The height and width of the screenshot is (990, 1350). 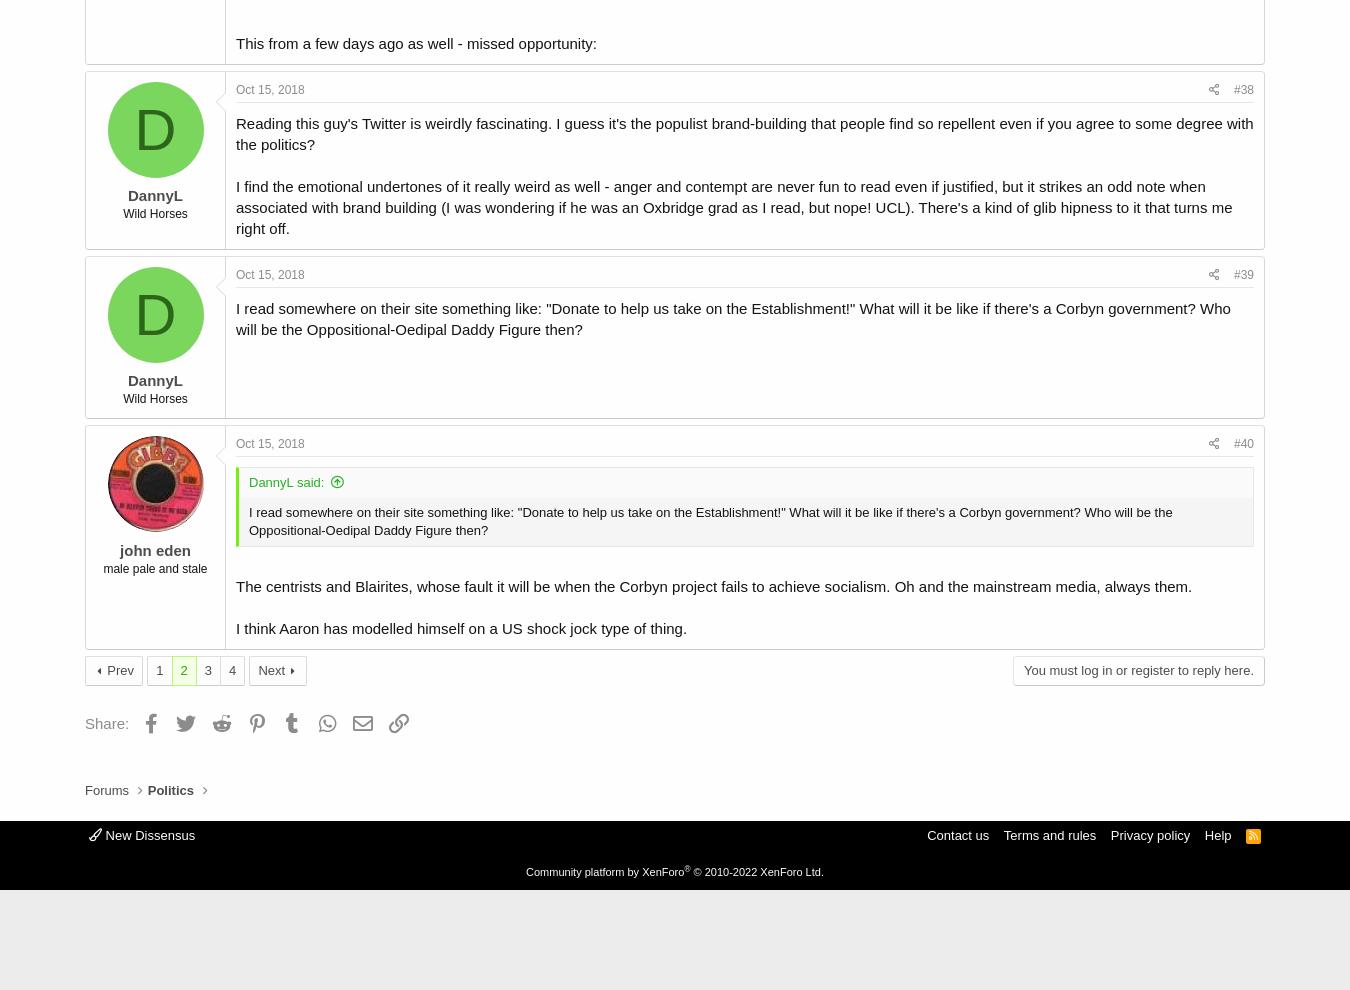 I want to click on 'male pale and stale', so click(x=154, y=567).